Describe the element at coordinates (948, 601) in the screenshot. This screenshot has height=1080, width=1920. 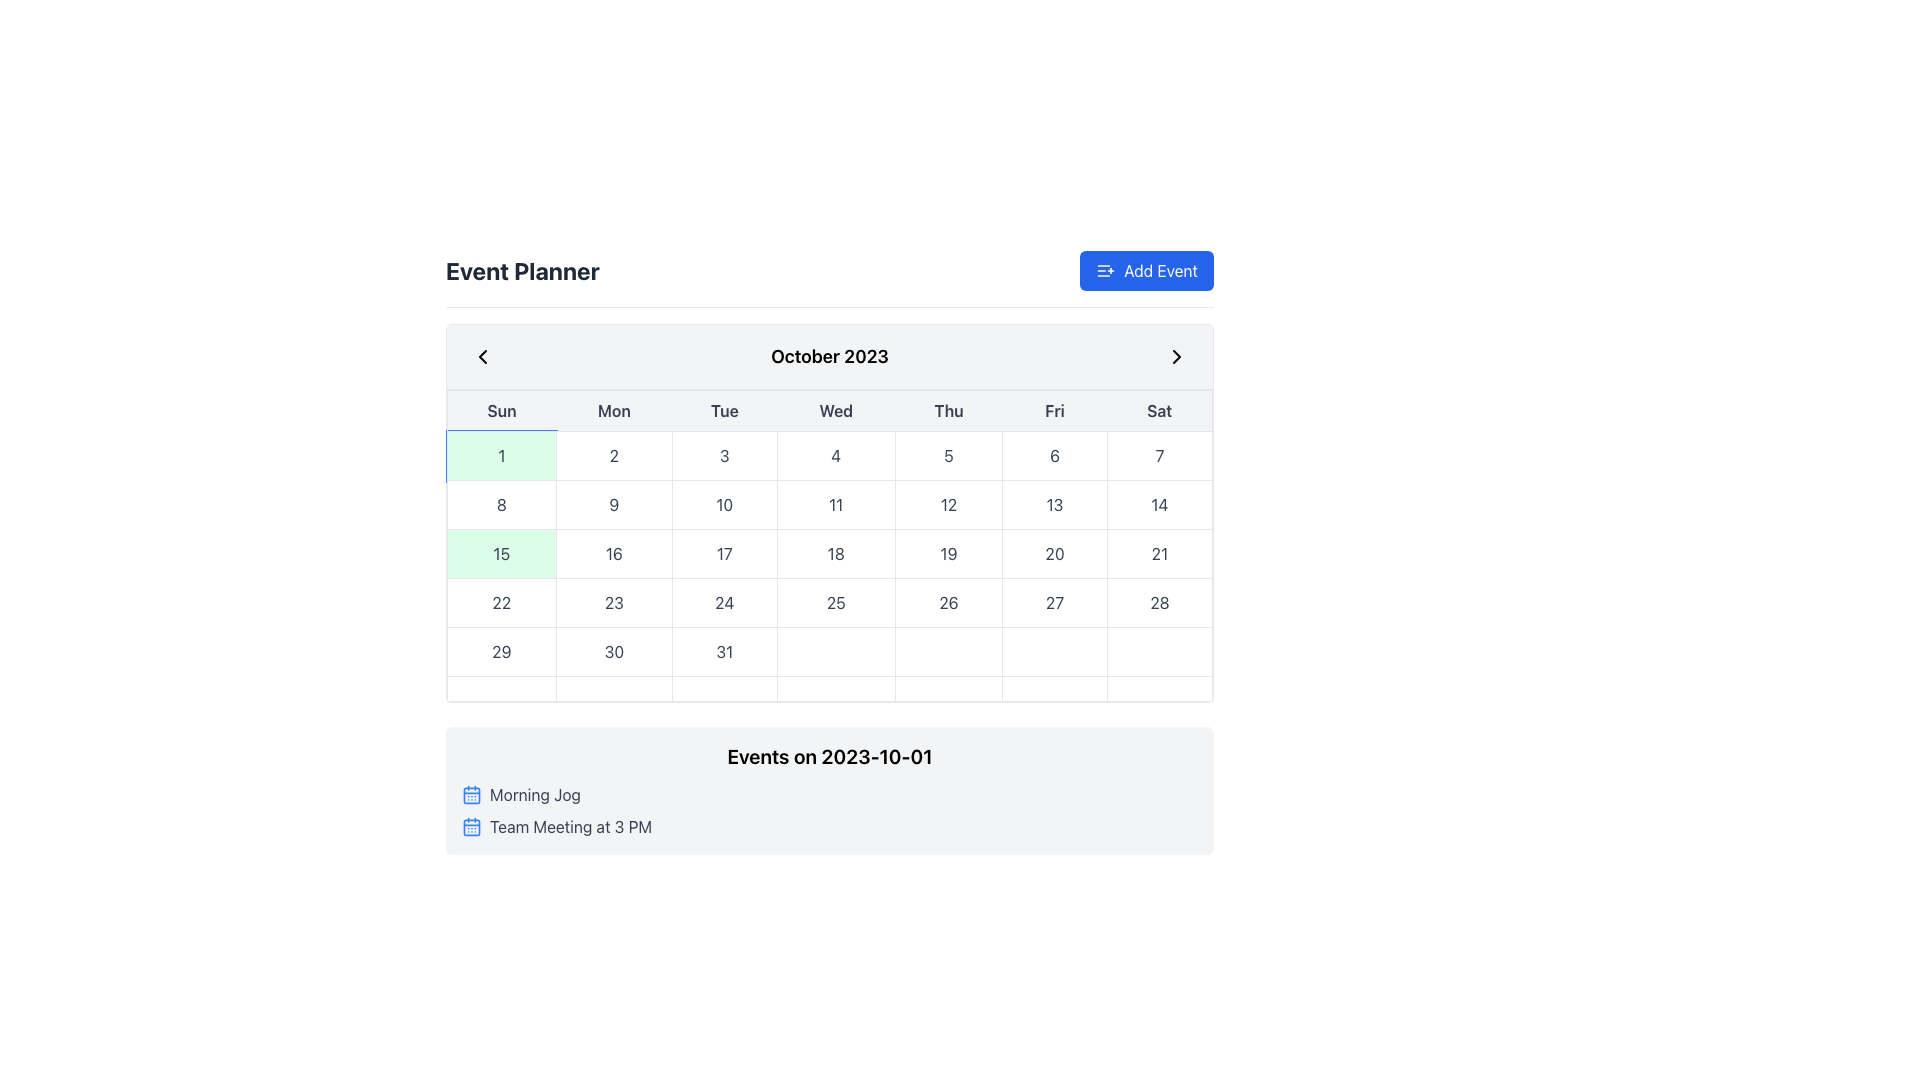
I see `the calendar day cell displaying '26'` at that location.